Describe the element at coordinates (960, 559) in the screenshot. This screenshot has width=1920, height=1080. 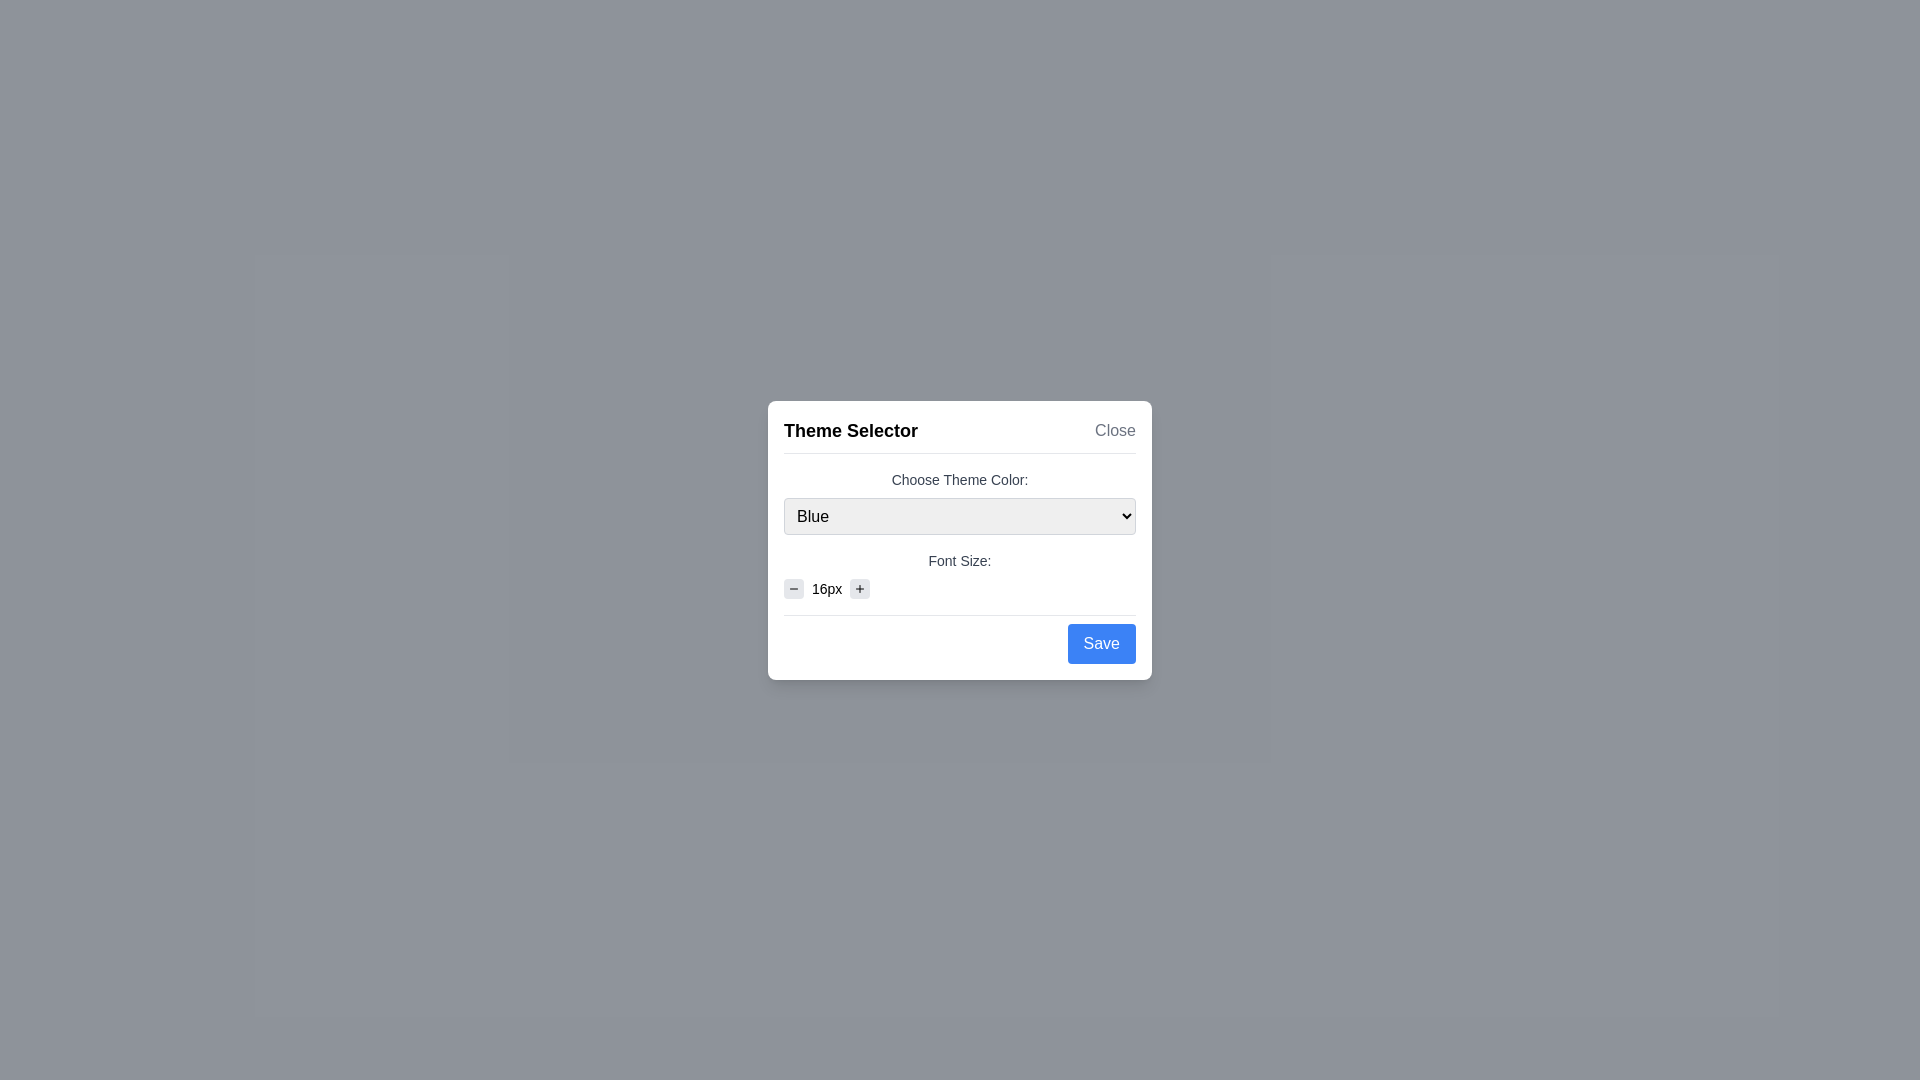
I see `the static text label that indicates the purpose of the font size adjustment controls, located directly below the 'Choose Theme Color:' dropdown and above the font size adjustment buttons` at that location.